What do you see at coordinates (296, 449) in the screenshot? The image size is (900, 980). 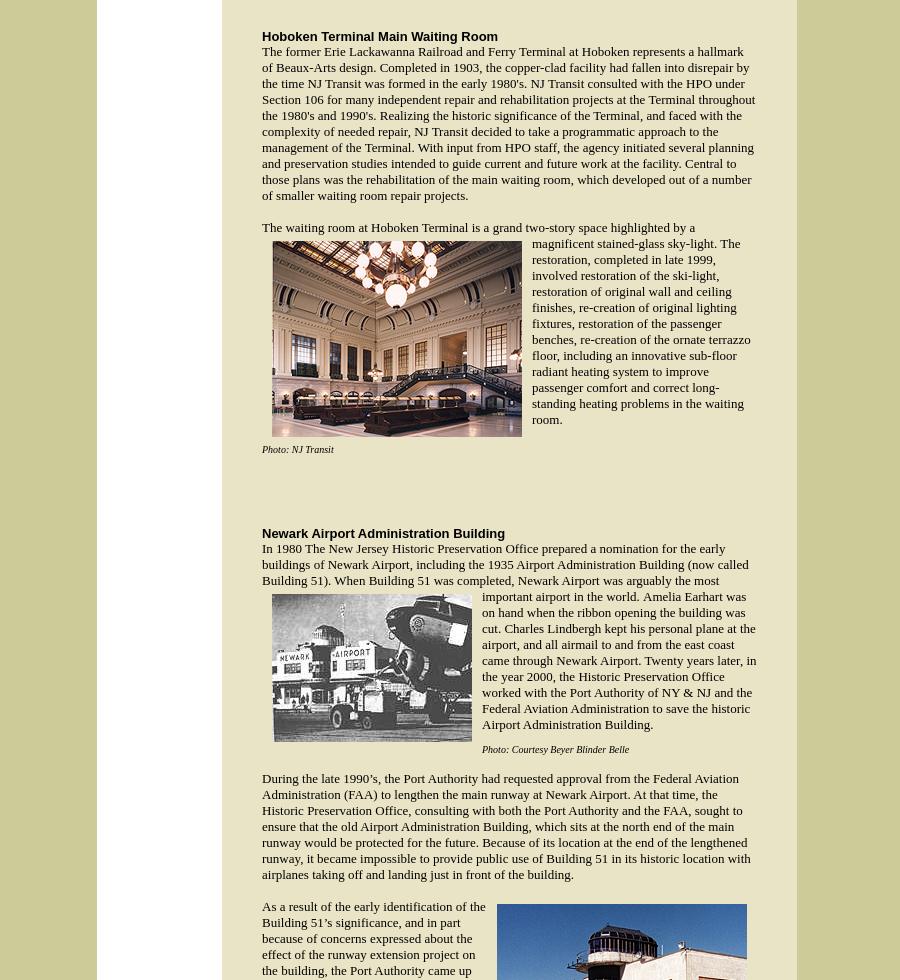 I see `'Photo: NJ Transit'` at bounding box center [296, 449].